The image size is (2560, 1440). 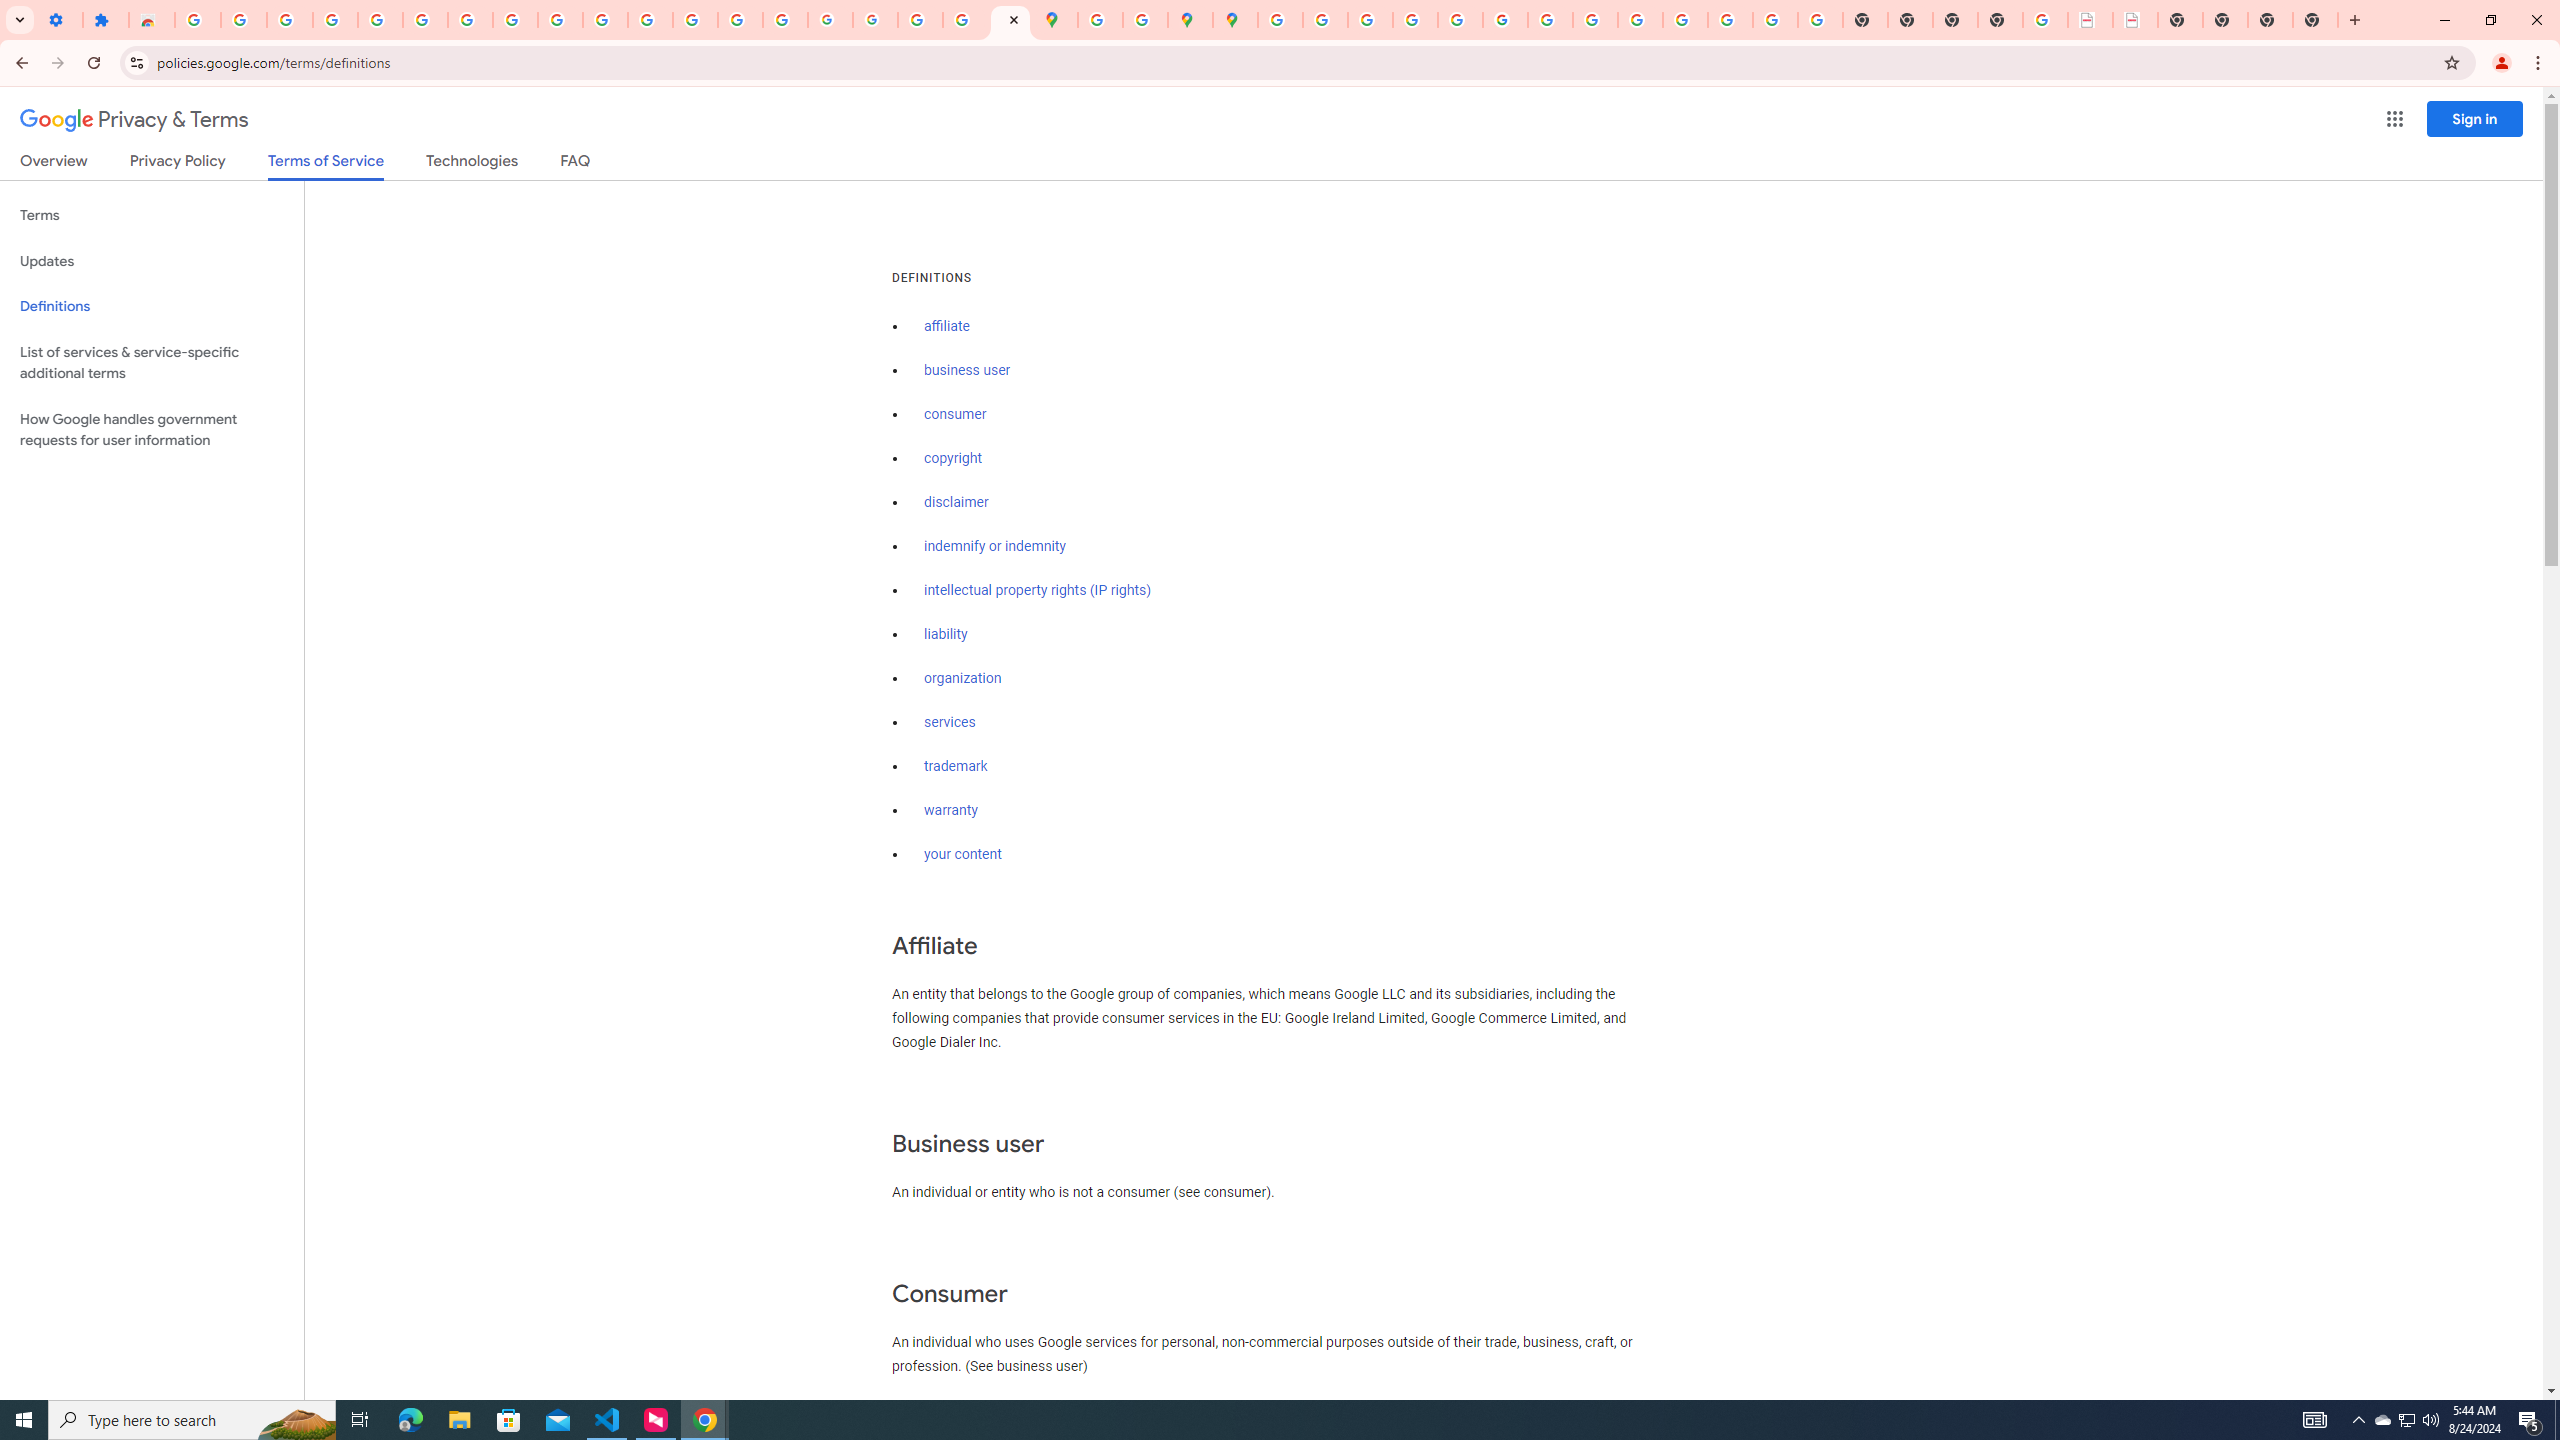 What do you see at coordinates (2090, 19) in the screenshot?
I see `'LAAD Defence & Security 2025 | BAE Systems'` at bounding box center [2090, 19].